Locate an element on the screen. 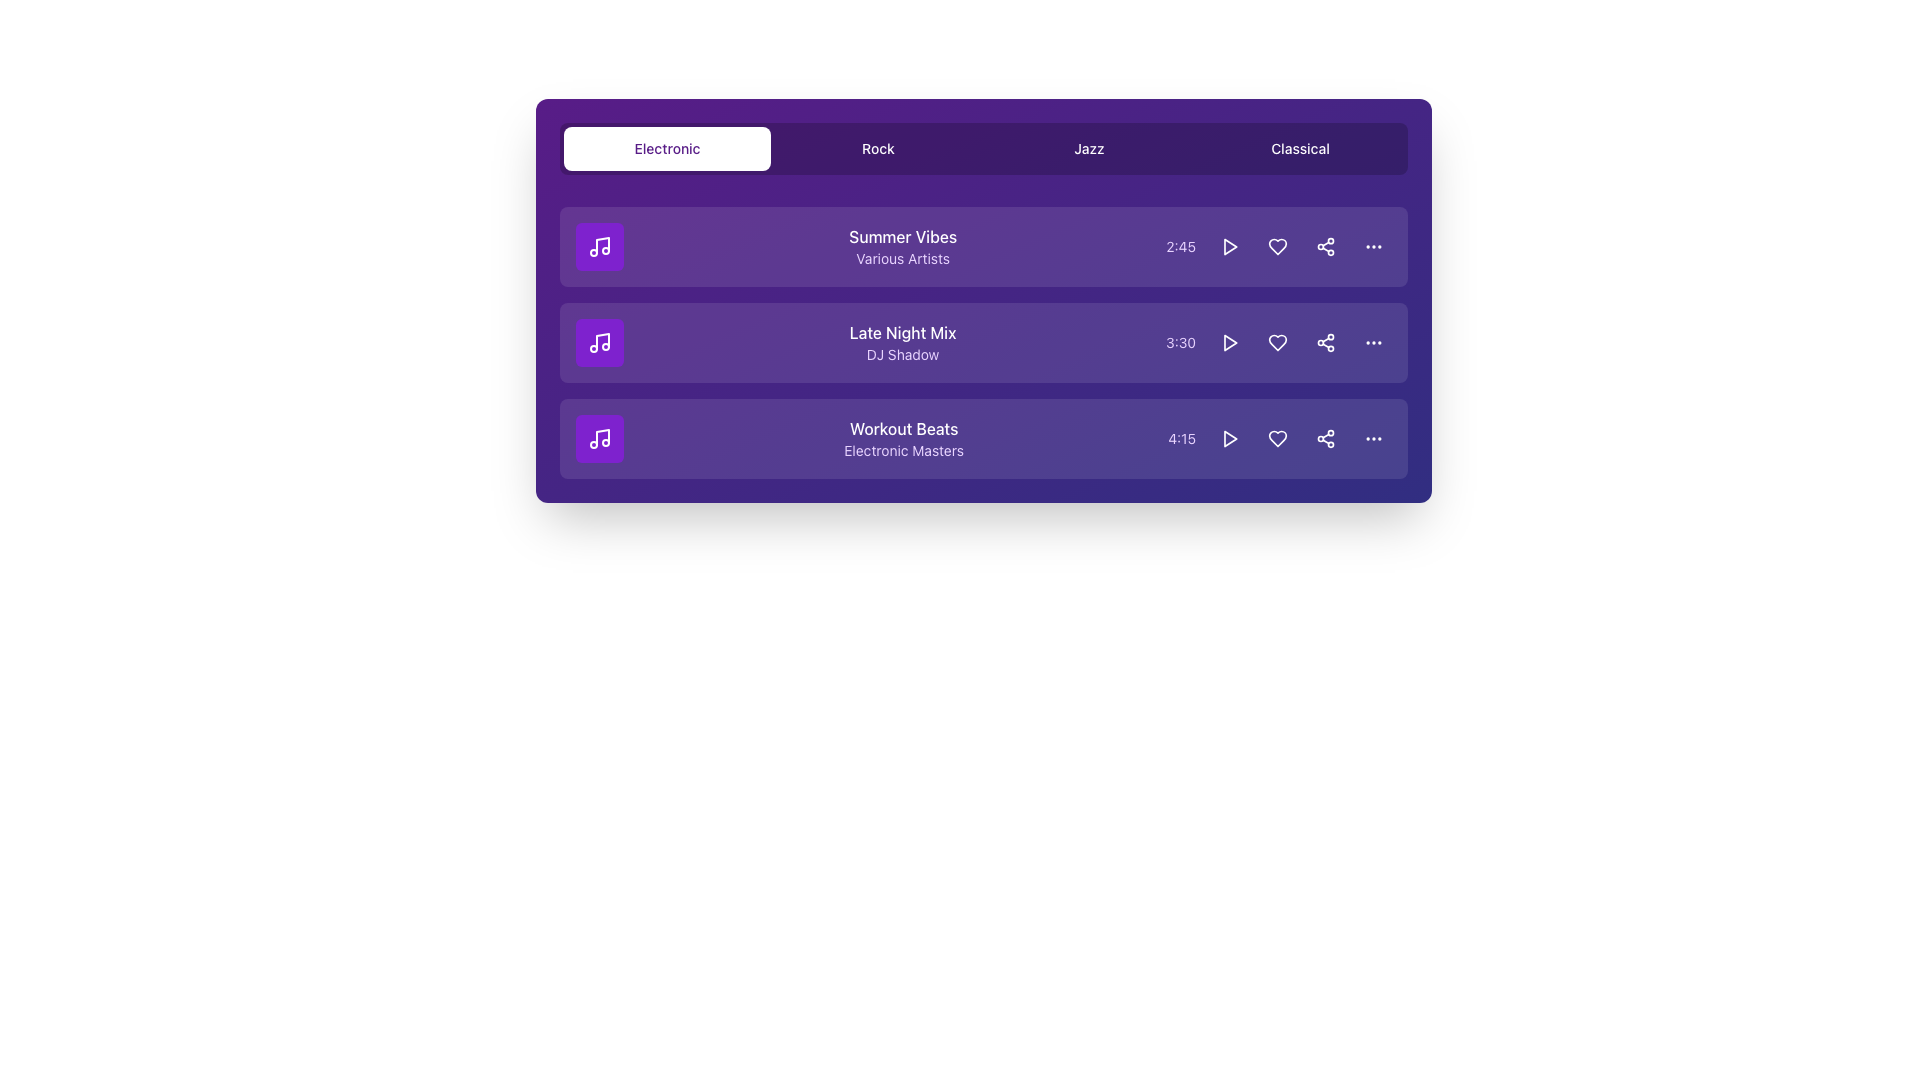 Image resolution: width=1920 pixels, height=1080 pixels. the static text label displaying the duration of the audio item 'Summer Vibes' (2 minutes and 45 seconds) located at the right end of the first row in the vertically arranged list is located at coordinates (1181, 245).